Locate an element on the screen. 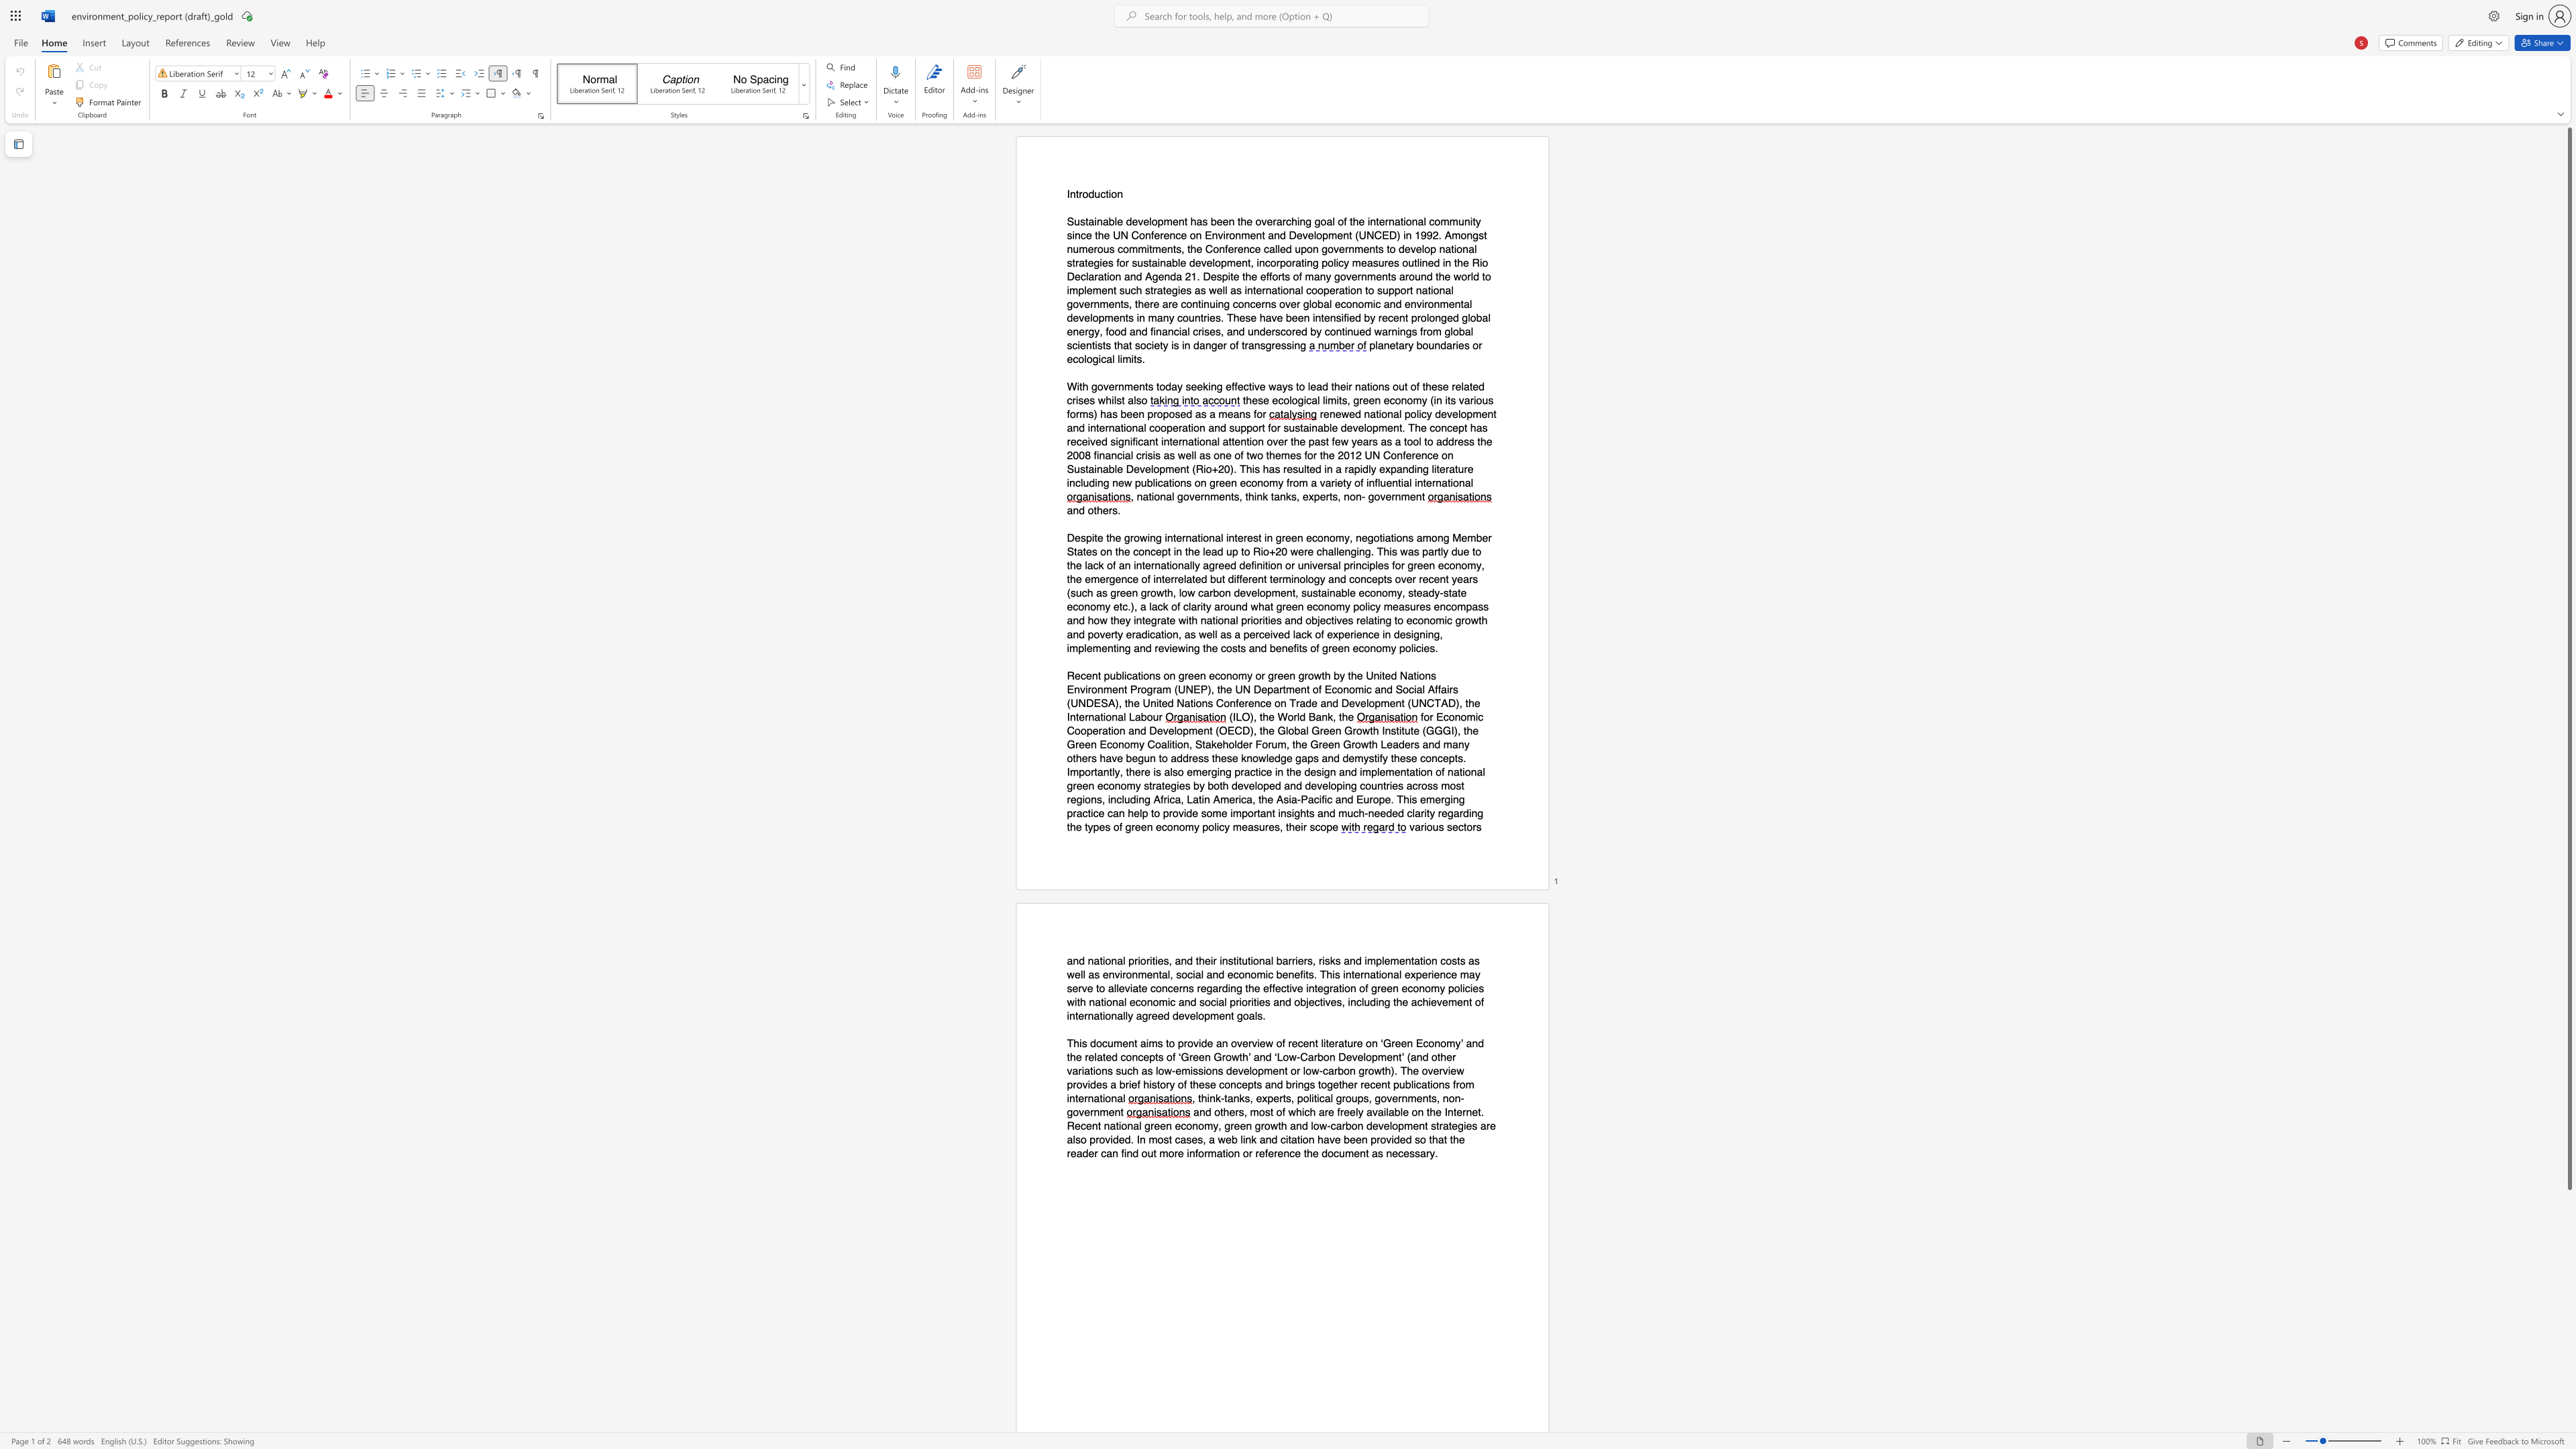  the scrollbar to move the content lower is located at coordinates (2568, 1407).